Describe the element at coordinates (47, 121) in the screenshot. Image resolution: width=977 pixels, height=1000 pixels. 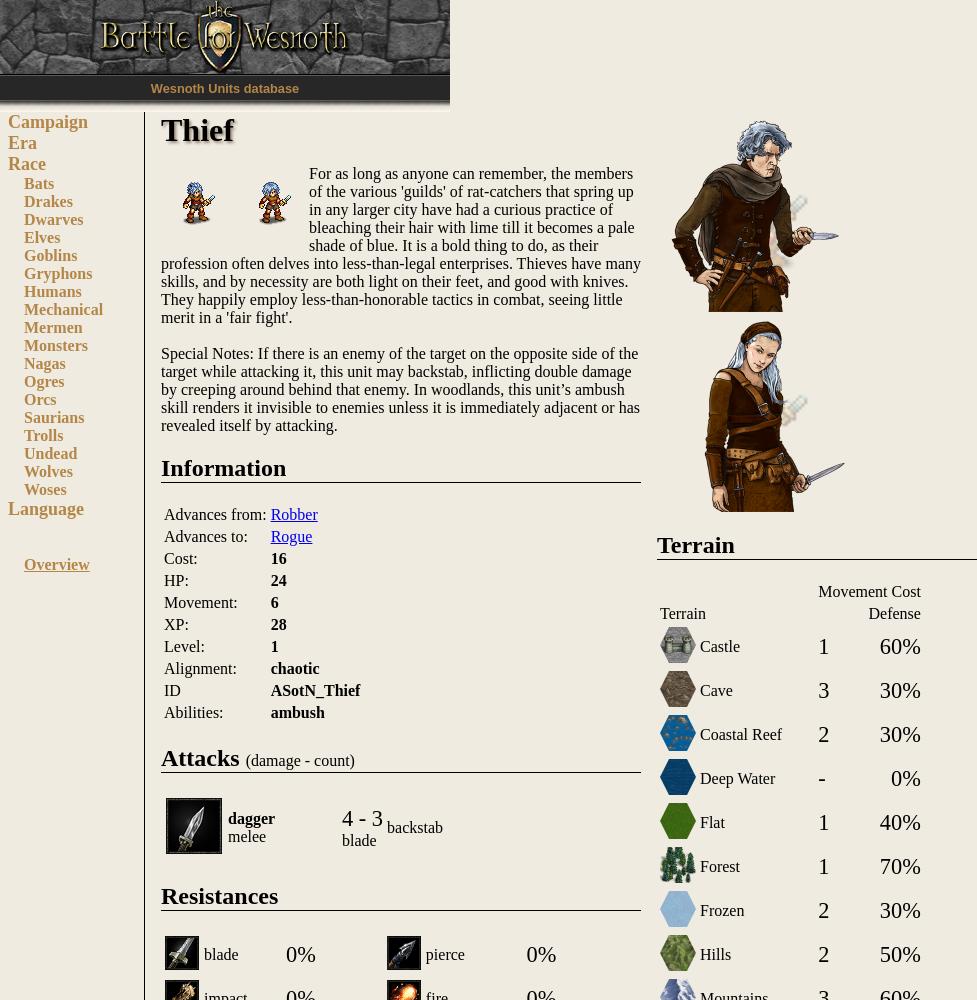
I see `'Campaign'` at that location.